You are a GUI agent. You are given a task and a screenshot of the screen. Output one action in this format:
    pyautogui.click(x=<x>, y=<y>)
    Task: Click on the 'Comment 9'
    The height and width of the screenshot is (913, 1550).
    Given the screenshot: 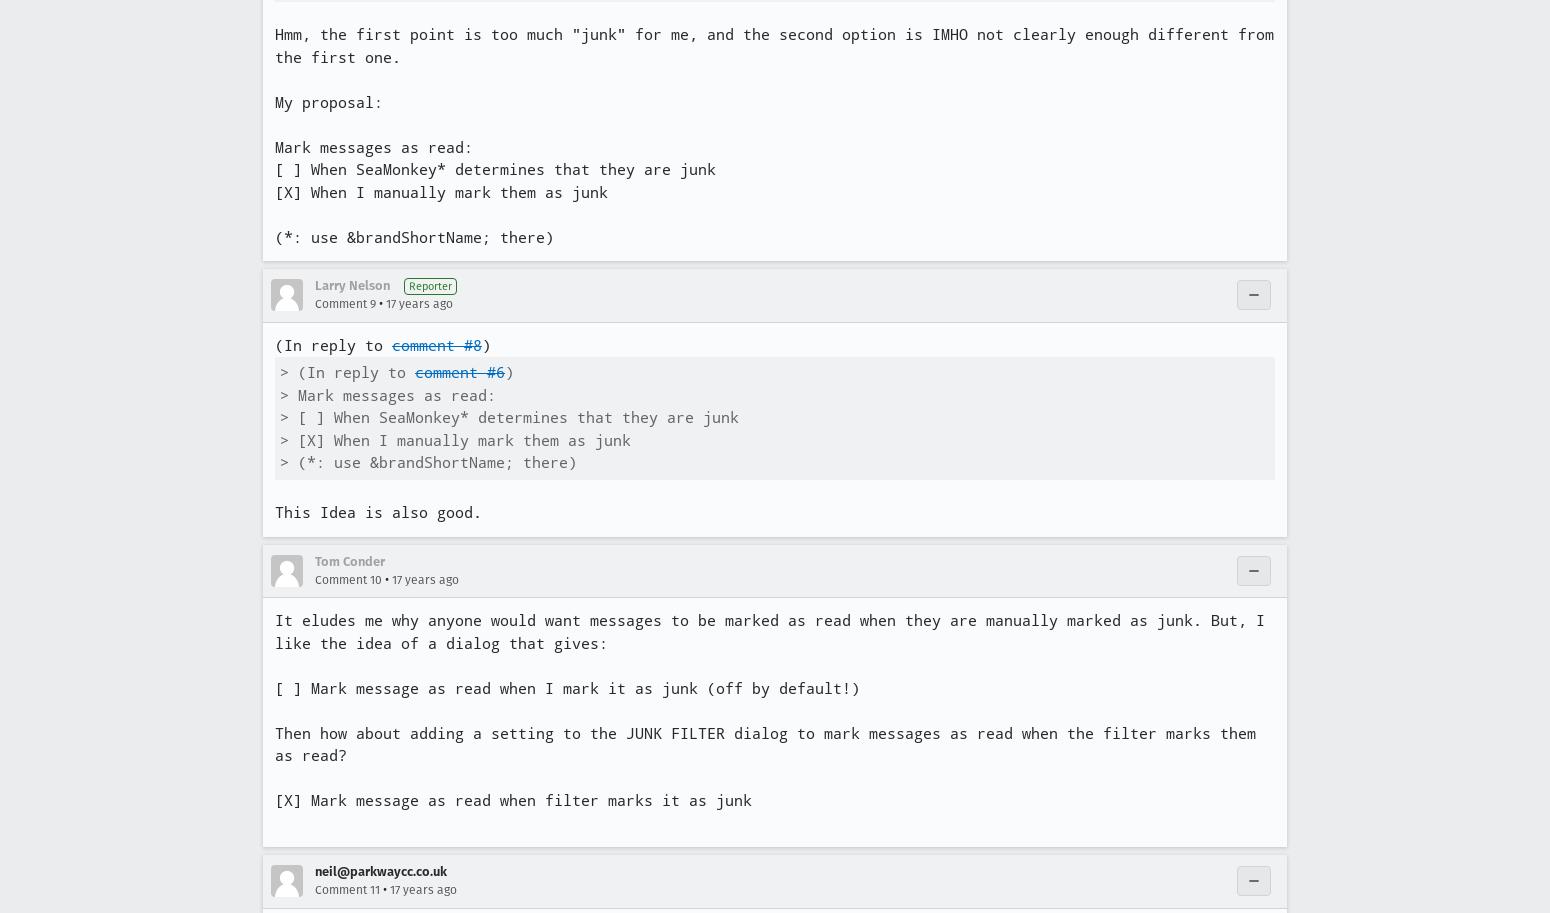 What is the action you would take?
    pyautogui.click(x=344, y=303)
    